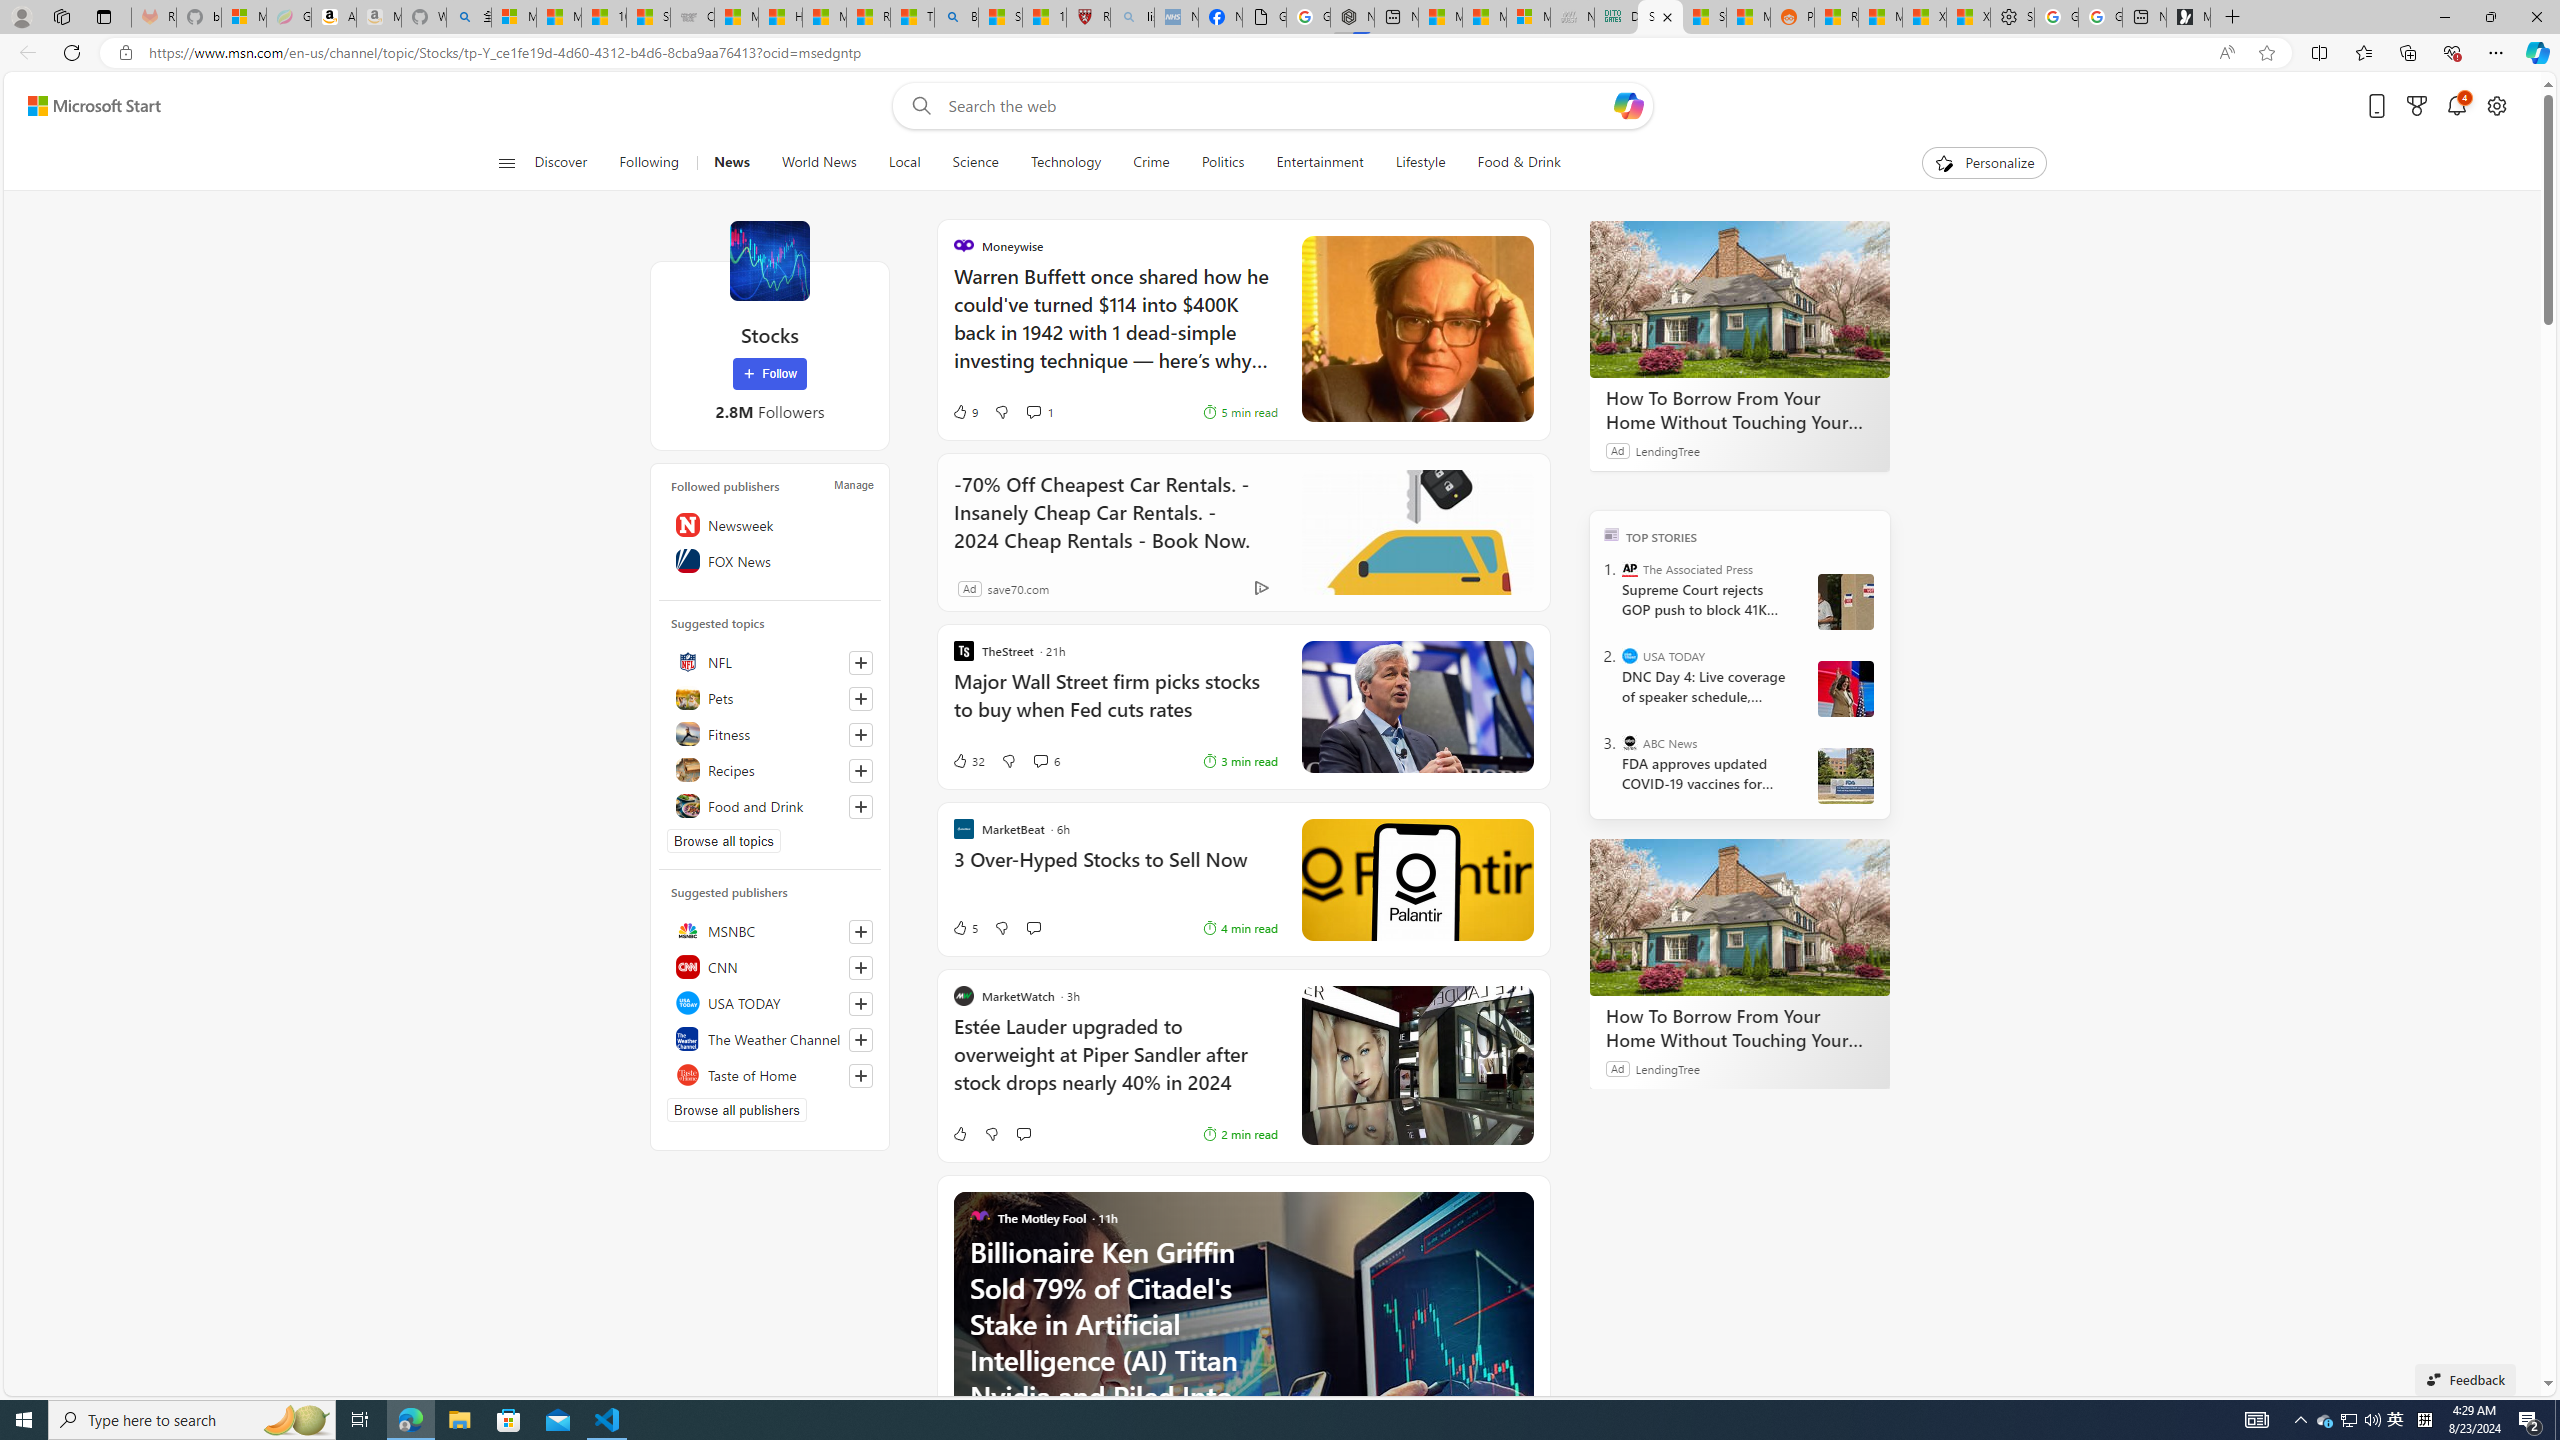 Image resolution: width=2560 pixels, height=1440 pixels. What do you see at coordinates (1044, 761) in the screenshot?
I see `'View comments 6 Comment'` at bounding box center [1044, 761].